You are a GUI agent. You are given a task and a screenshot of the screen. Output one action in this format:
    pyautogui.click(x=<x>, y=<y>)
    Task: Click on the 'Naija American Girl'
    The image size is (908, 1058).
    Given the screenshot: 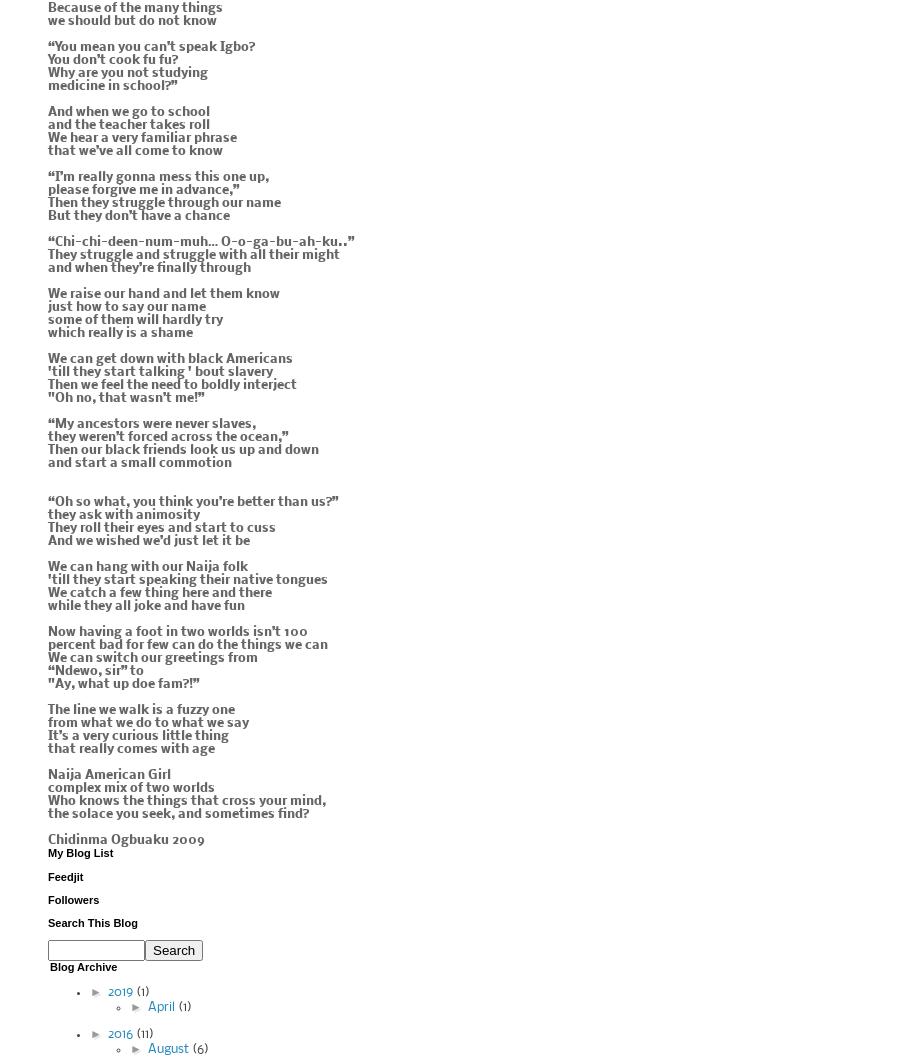 What is the action you would take?
    pyautogui.click(x=108, y=775)
    